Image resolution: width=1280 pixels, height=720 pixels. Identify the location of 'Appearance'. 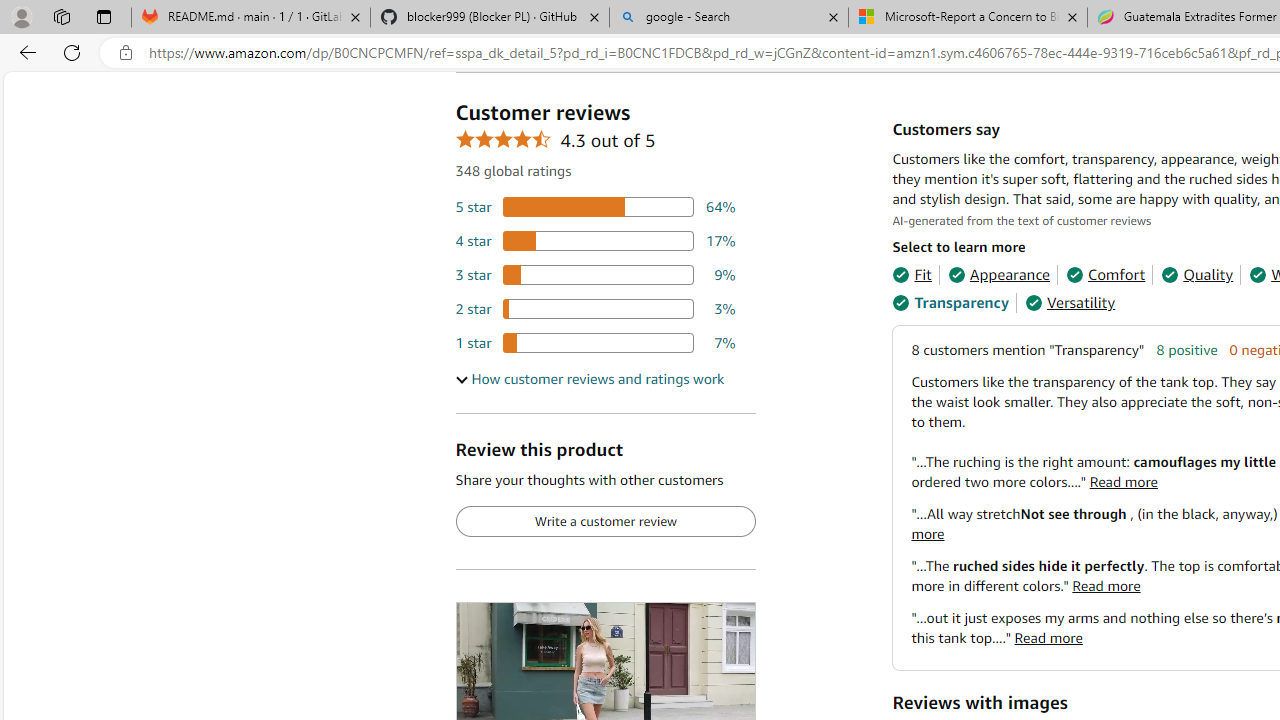
(999, 275).